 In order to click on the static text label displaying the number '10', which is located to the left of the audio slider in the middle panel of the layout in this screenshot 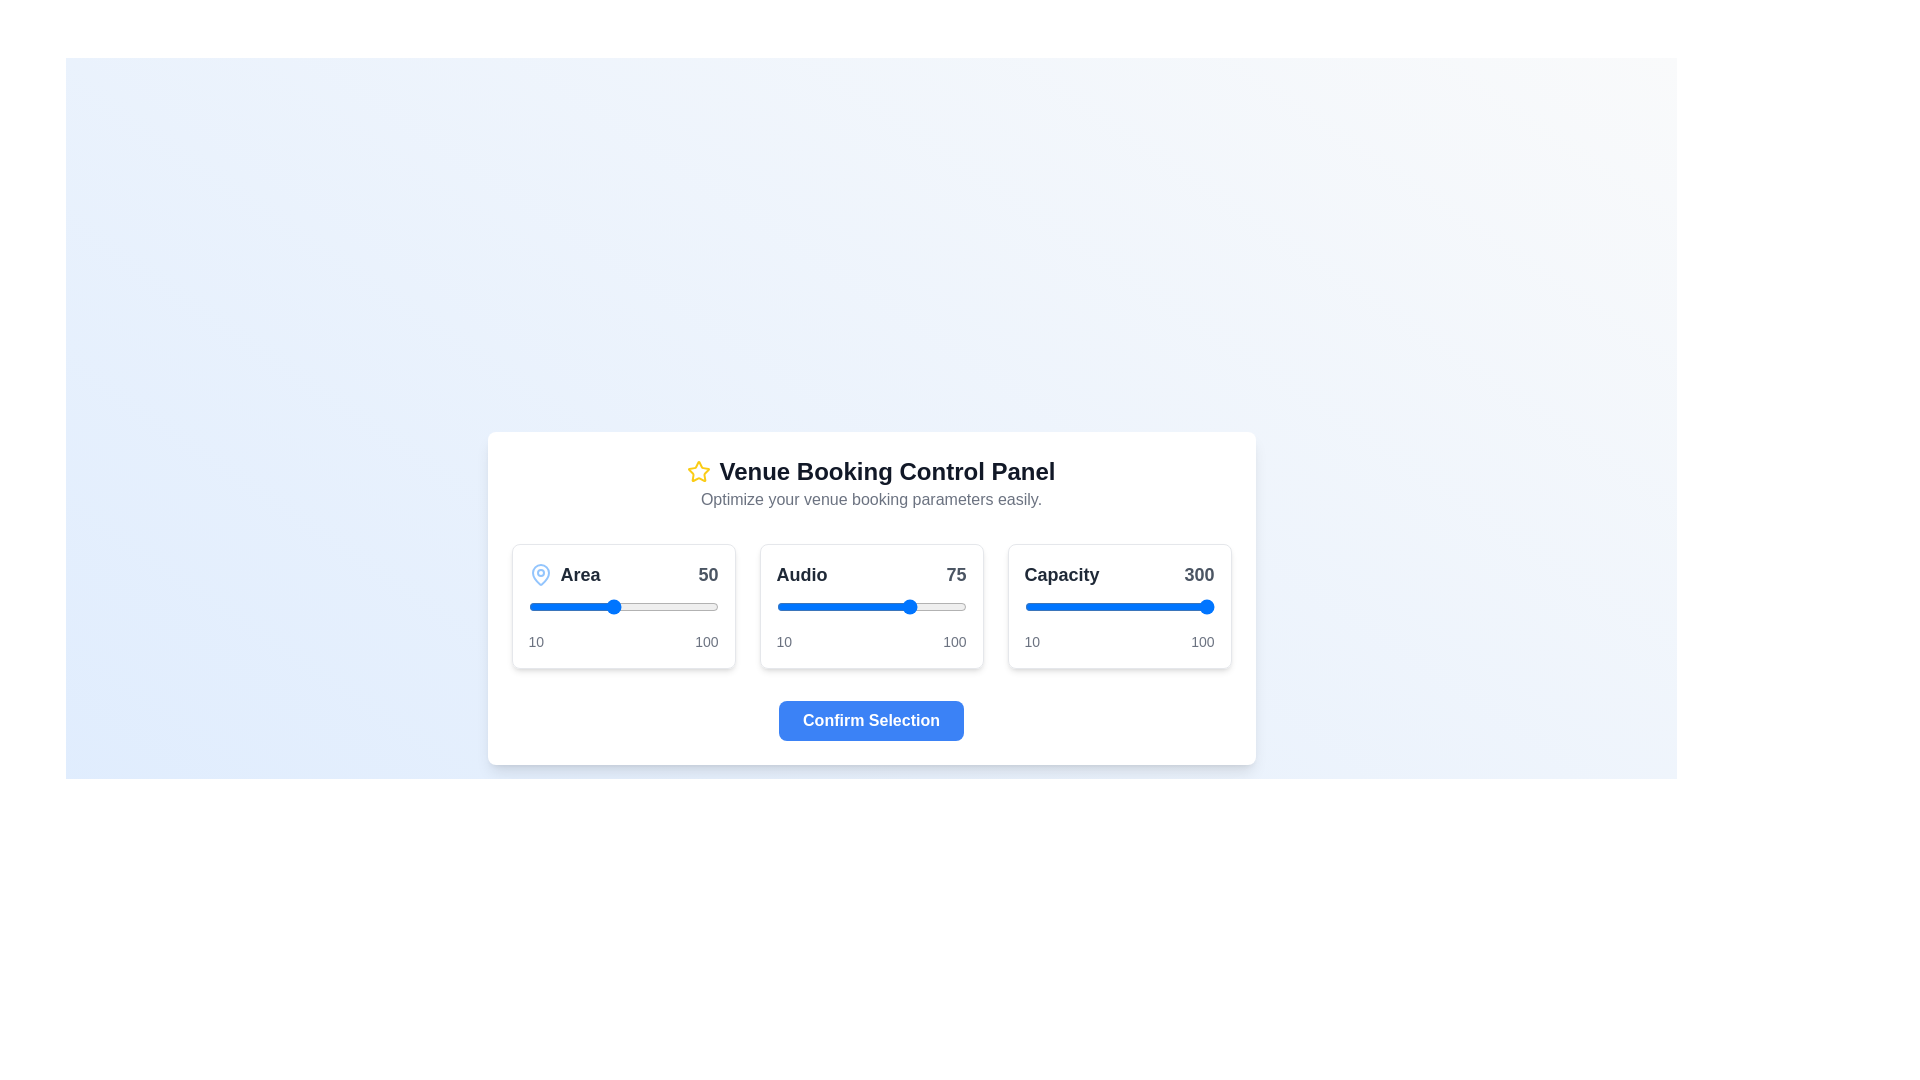, I will do `click(783, 641)`.